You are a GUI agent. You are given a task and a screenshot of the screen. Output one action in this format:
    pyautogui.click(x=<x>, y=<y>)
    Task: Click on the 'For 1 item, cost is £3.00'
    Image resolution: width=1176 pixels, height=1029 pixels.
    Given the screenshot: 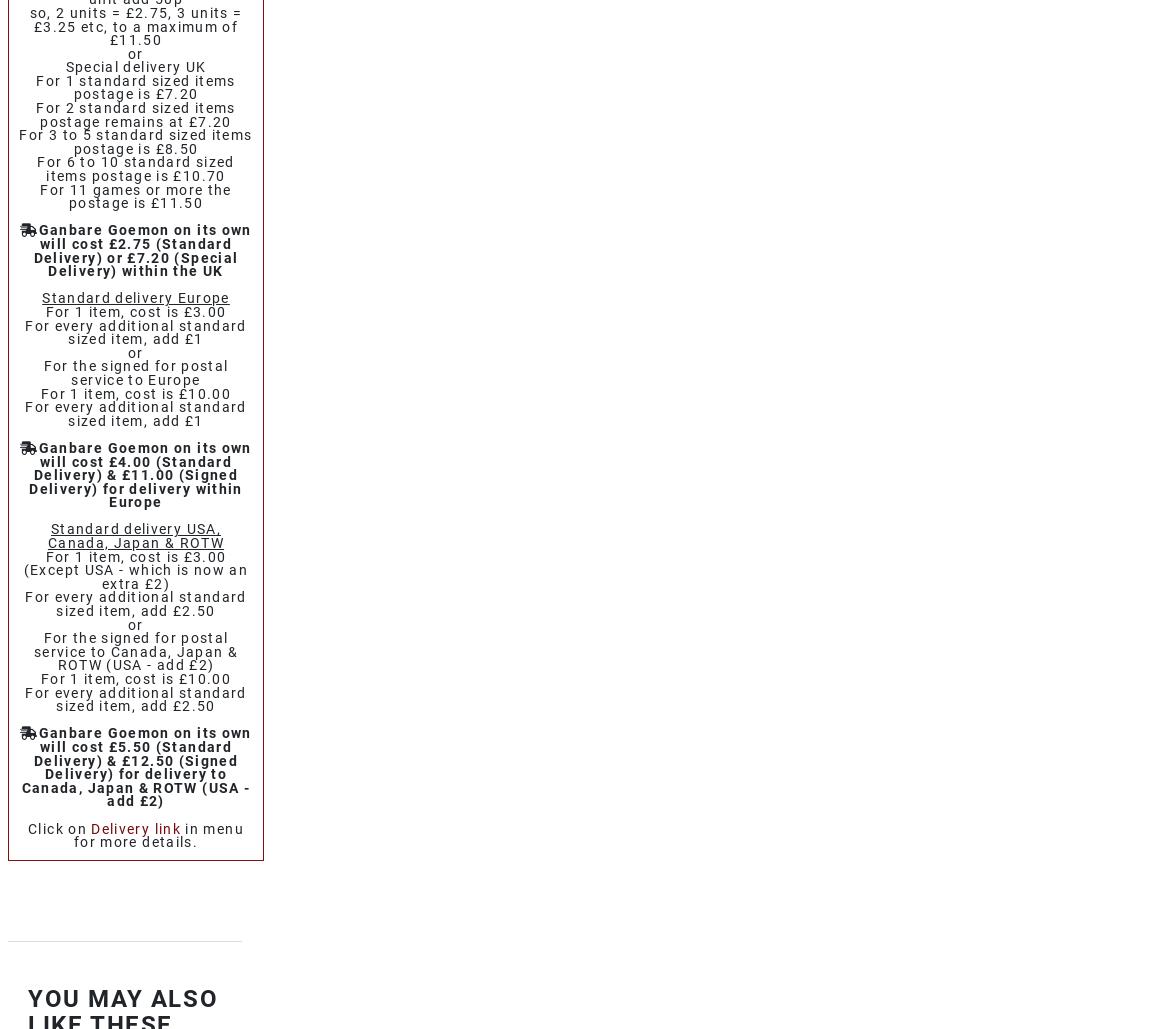 What is the action you would take?
    pyautogui.click(x=135, y=310)
    